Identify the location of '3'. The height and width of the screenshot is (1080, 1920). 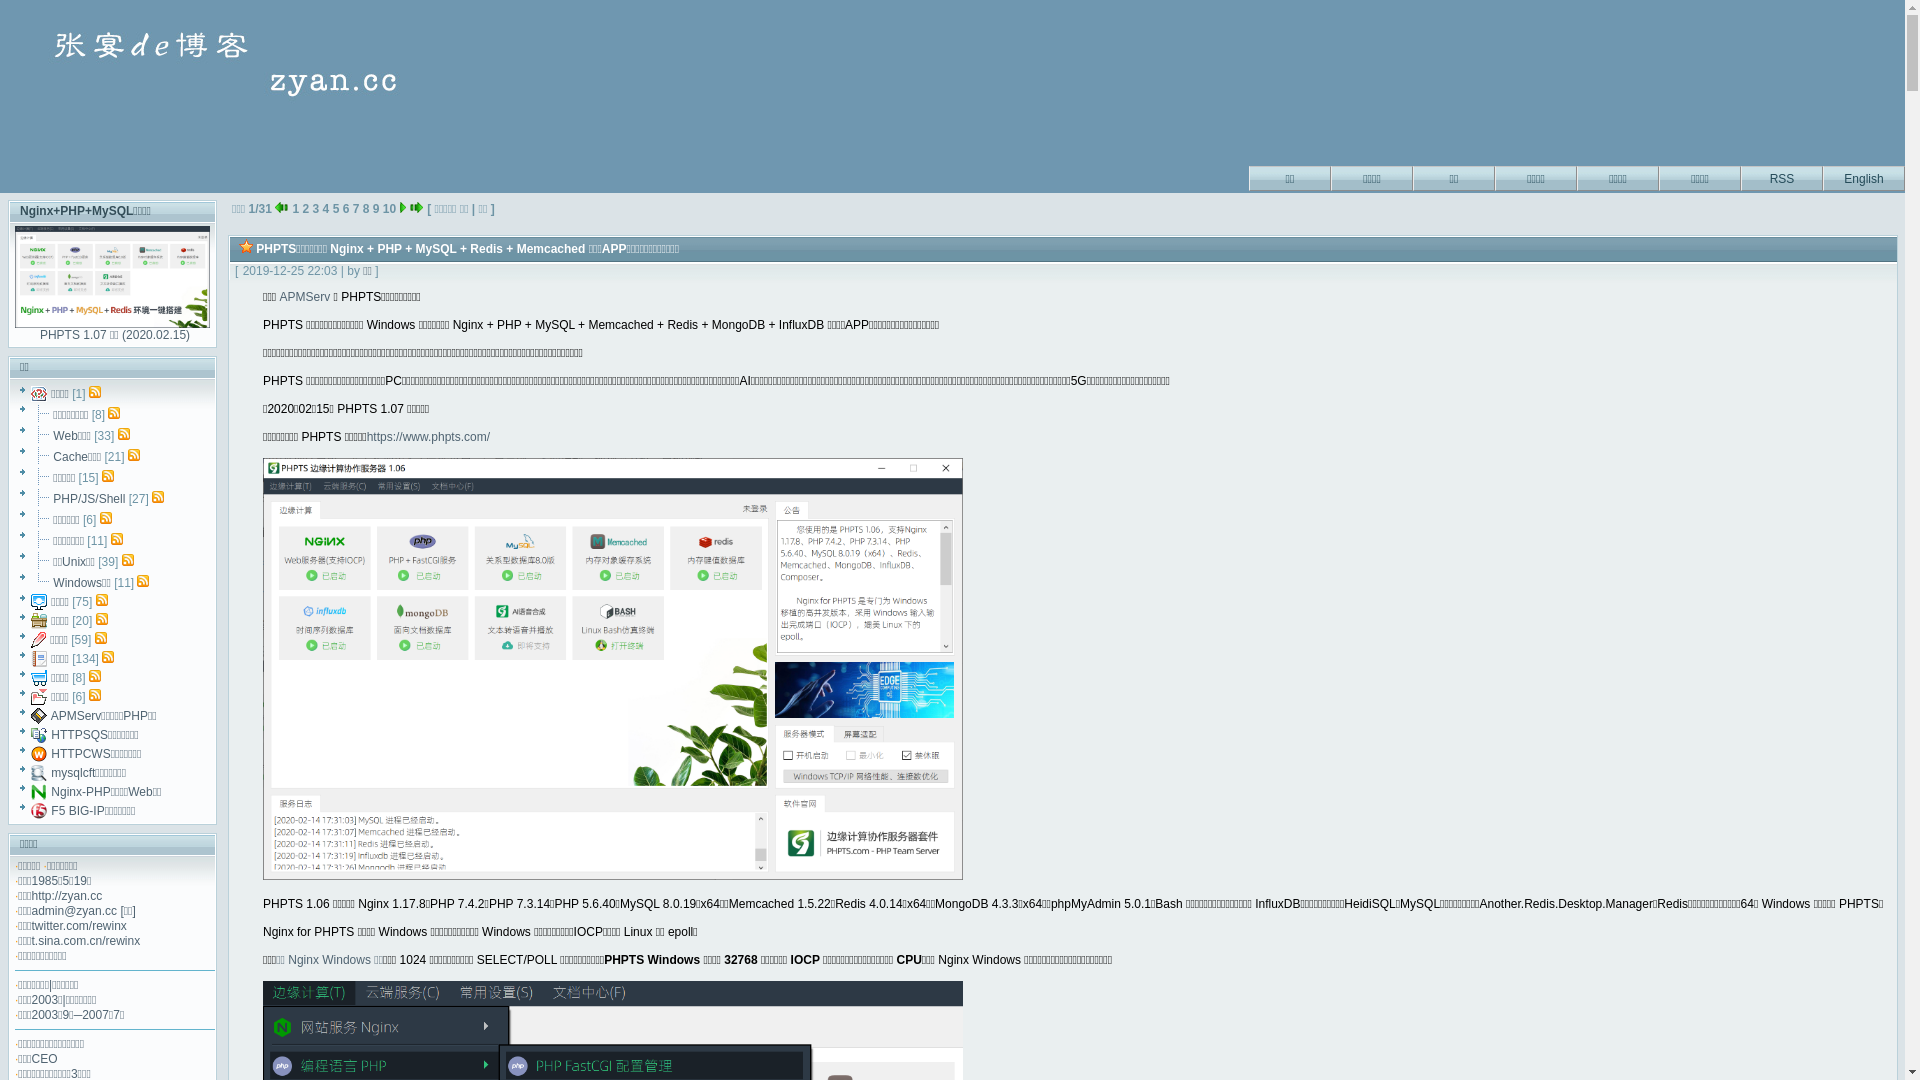
(315, 208).